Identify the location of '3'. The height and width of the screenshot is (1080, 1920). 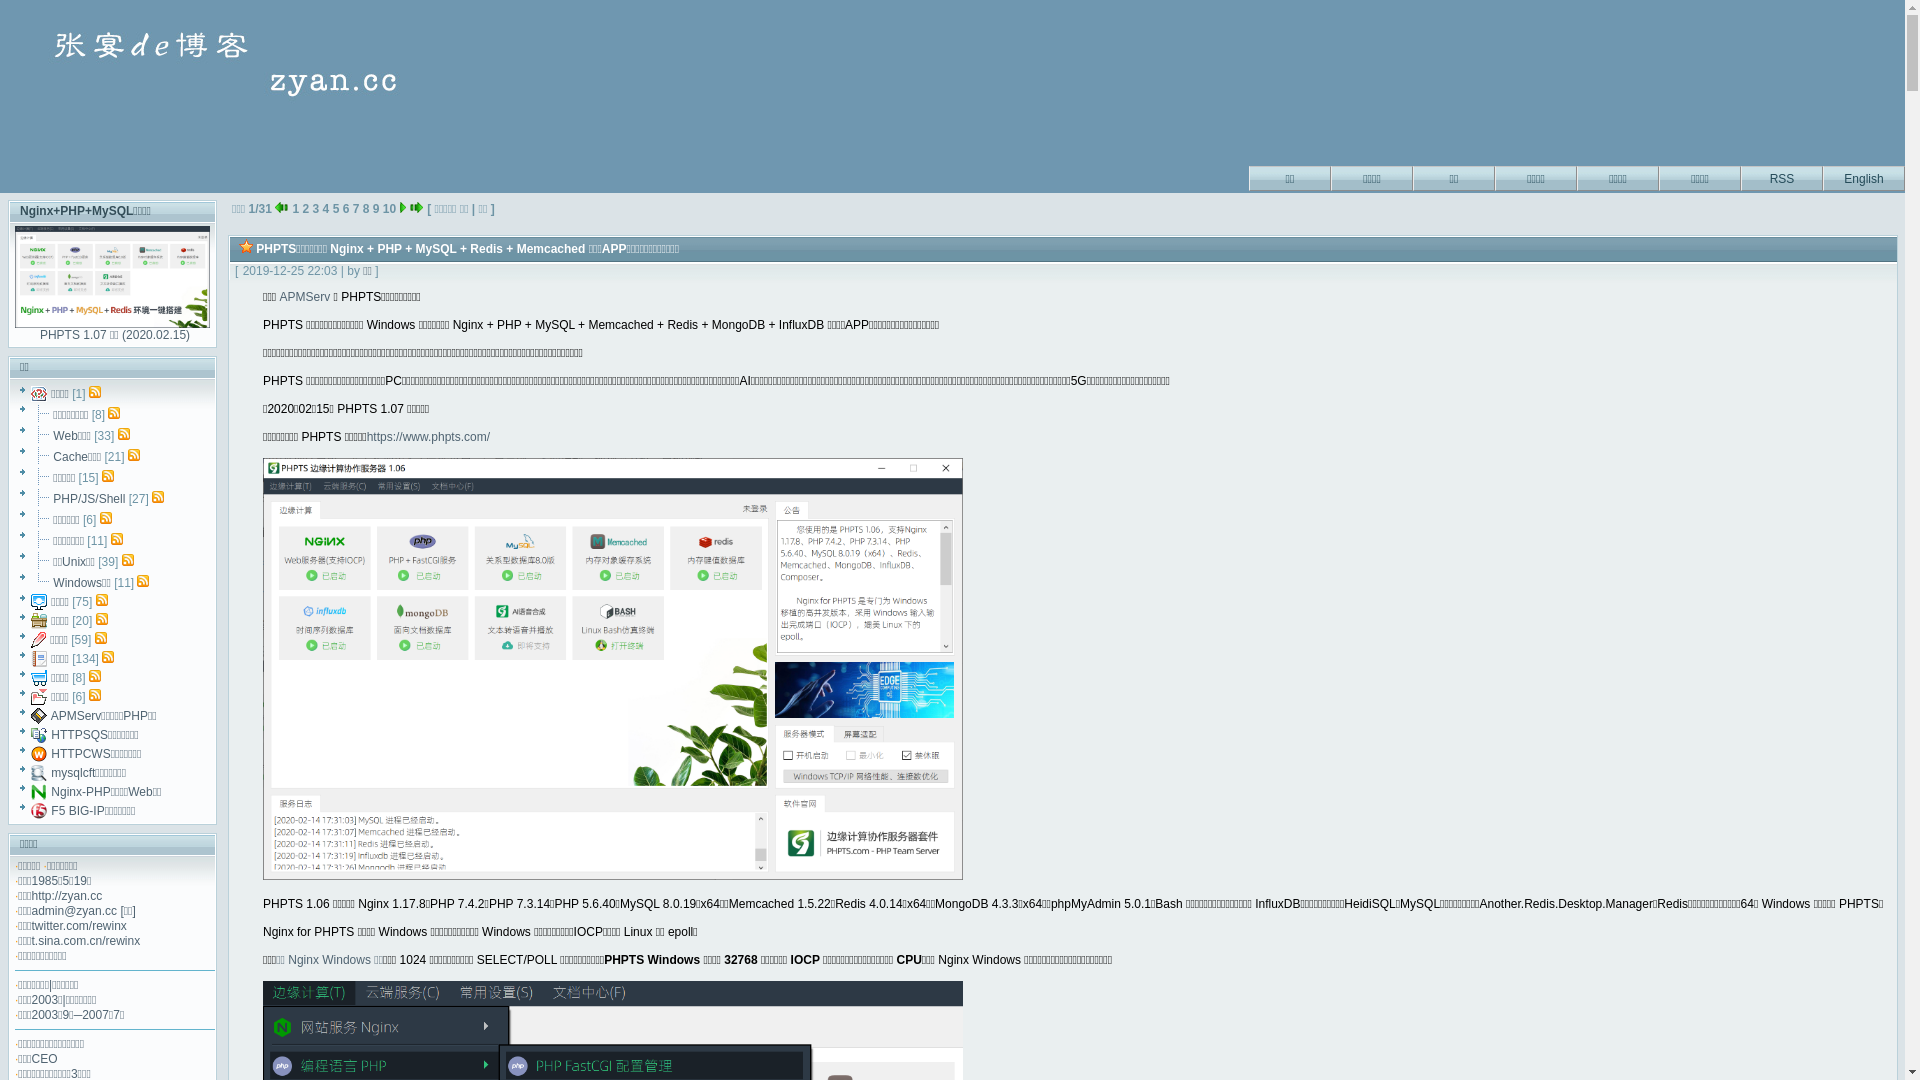
(315, 208).